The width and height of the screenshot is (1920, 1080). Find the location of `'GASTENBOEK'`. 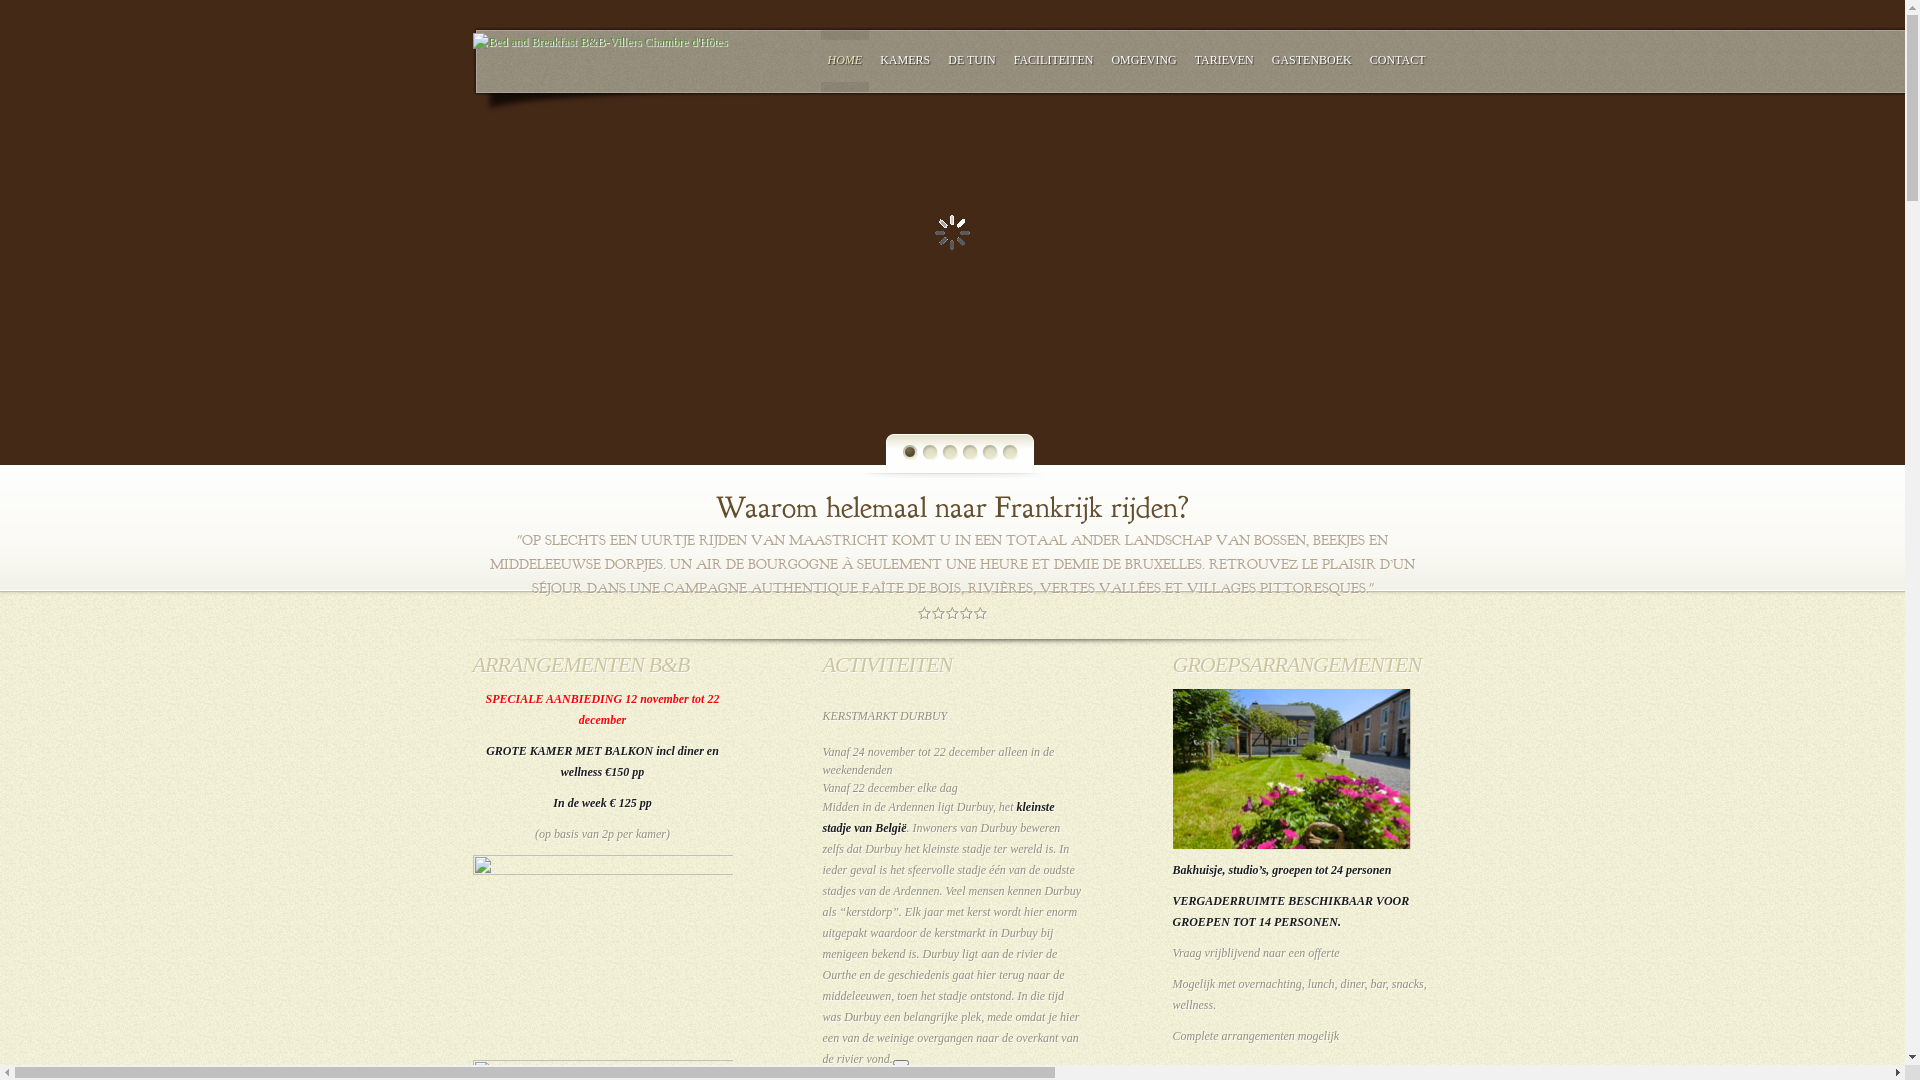

'GASTENBOEK' is located at coordinates (1311, 59).